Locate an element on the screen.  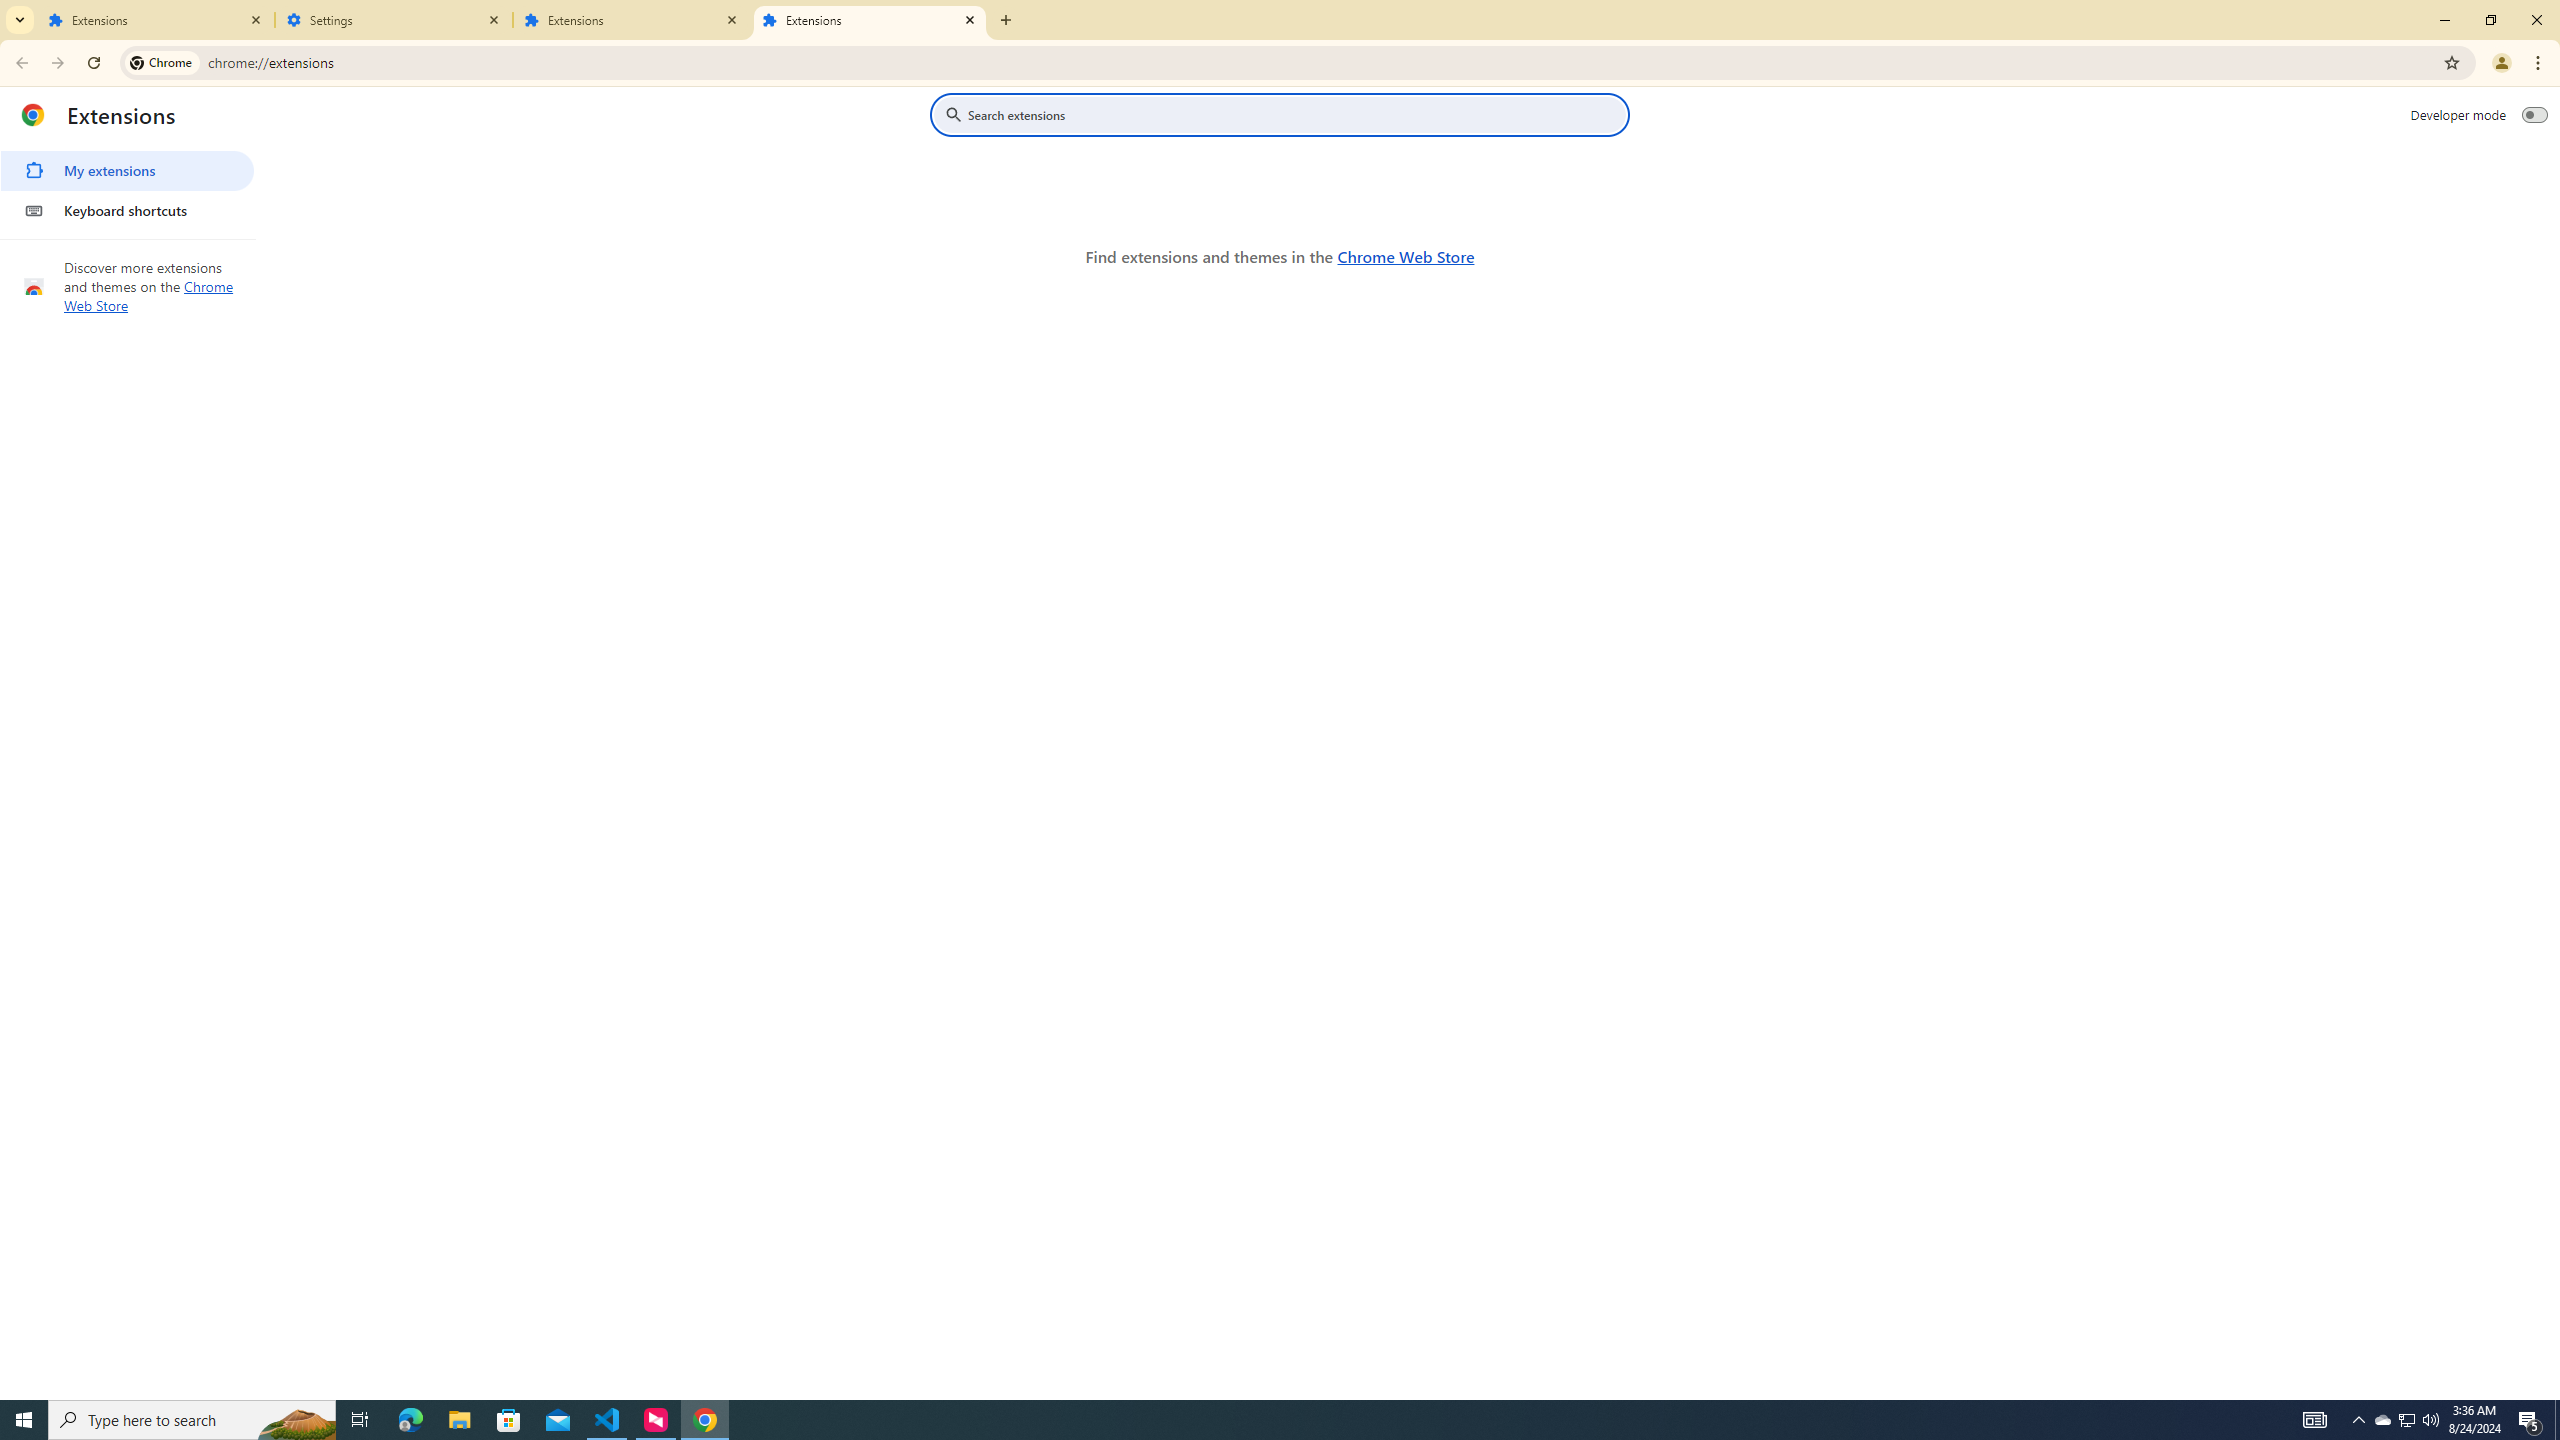
'AutomationID: sectionMenu' is located at coordinates (127, 185).